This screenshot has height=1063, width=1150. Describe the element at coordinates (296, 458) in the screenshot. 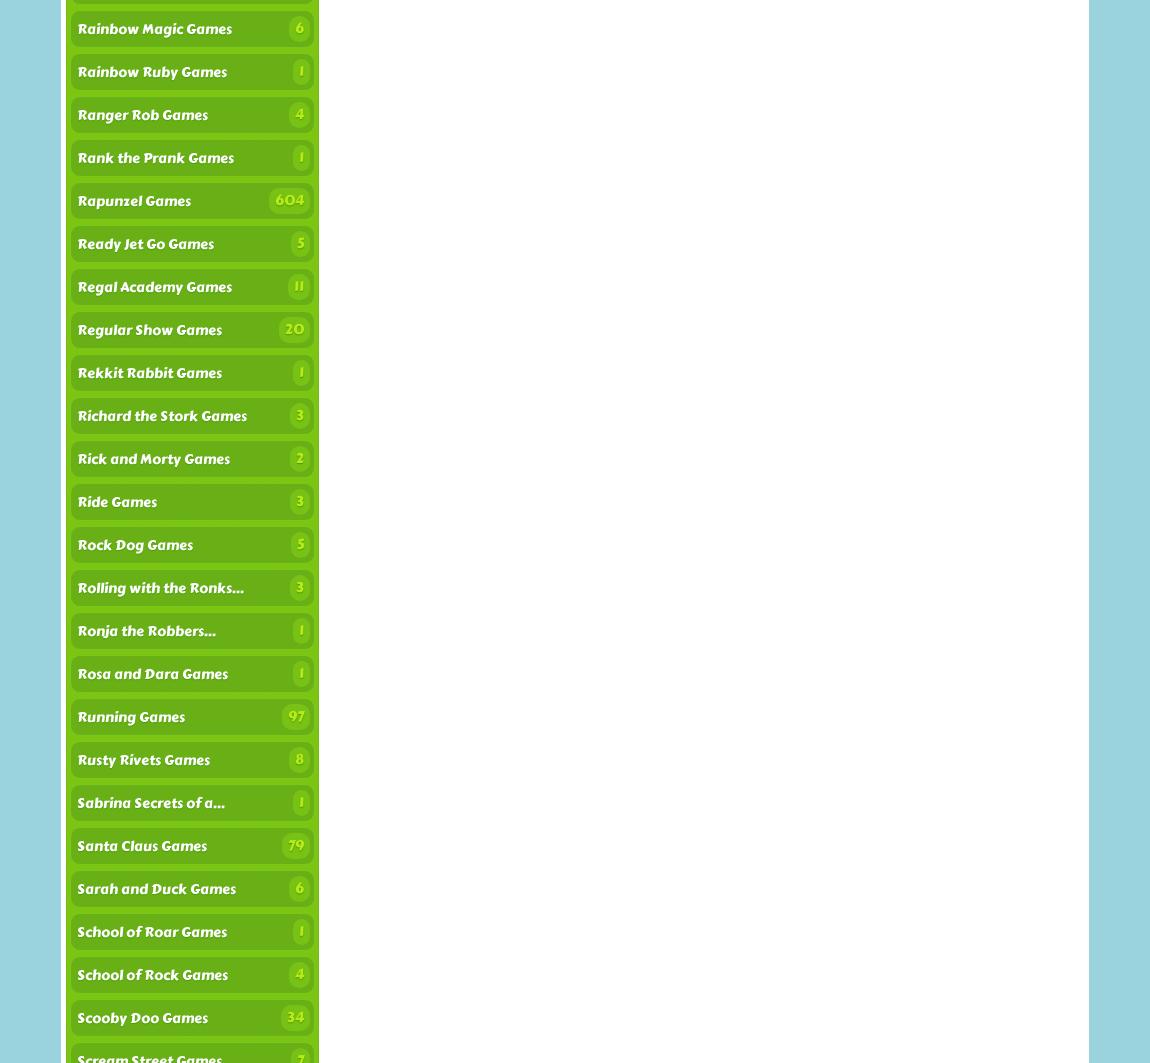

I see `'2'` at that location.